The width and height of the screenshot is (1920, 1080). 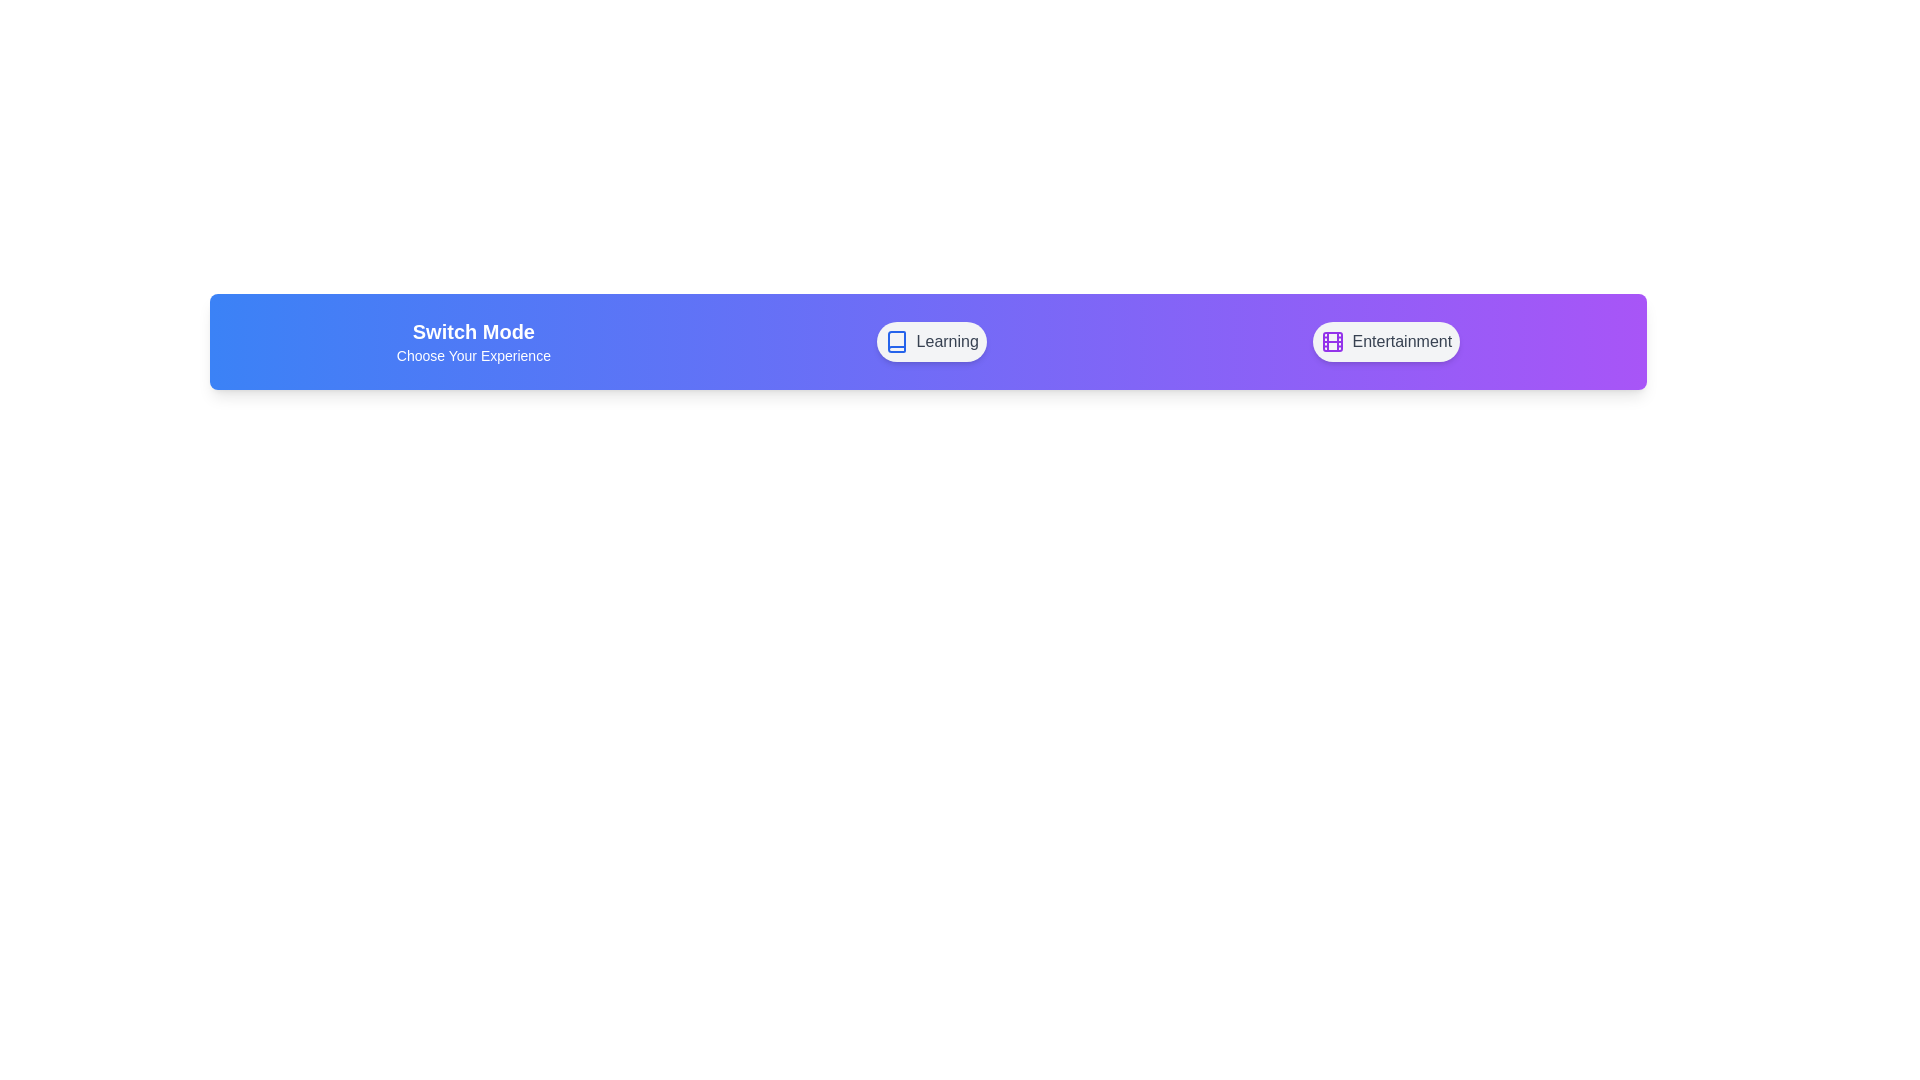 What do you see at coordinates (1331, 341) in the screenshot?
I see `the leftmost icon under the 'Entertainment' label for navigation or selection` at bounding box center [1331, 341].